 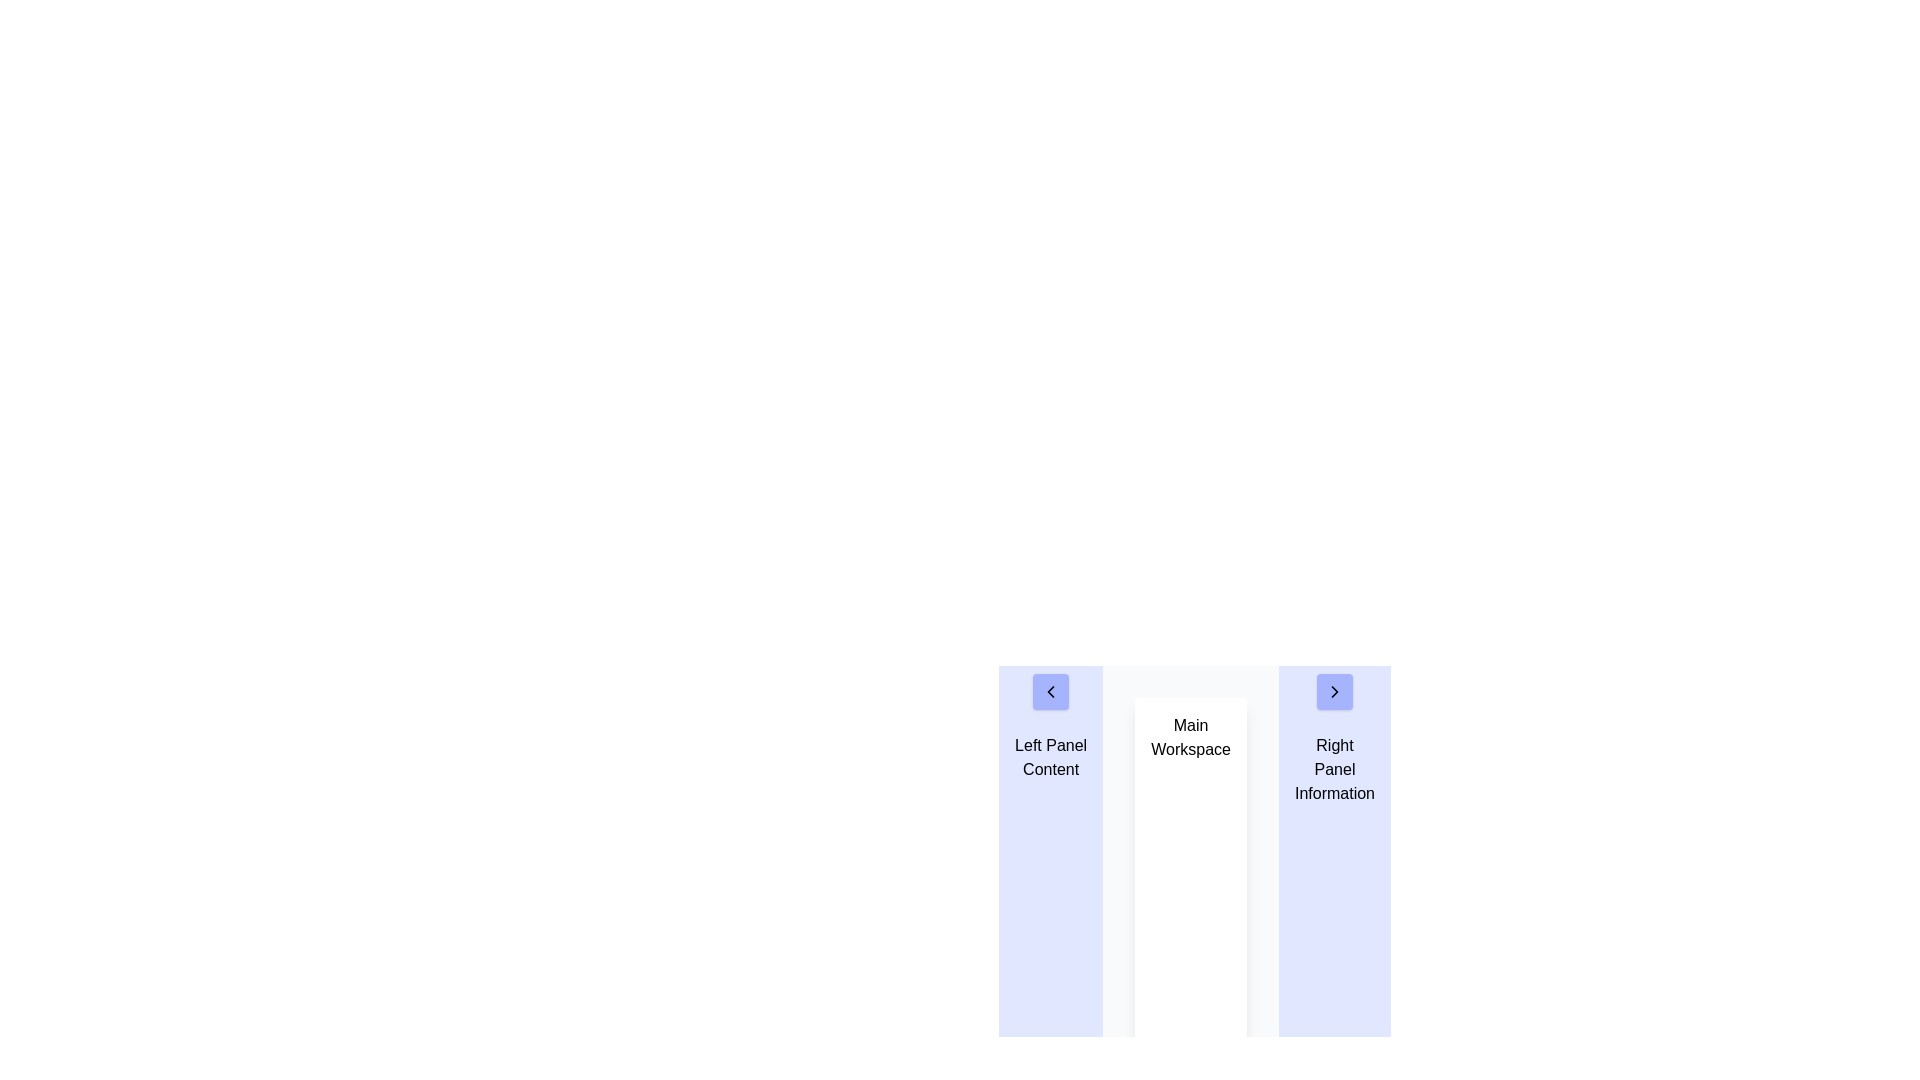 I want to click on the navigation icon located at the top-left corner of the application layout, so click(x=1050, y=690).